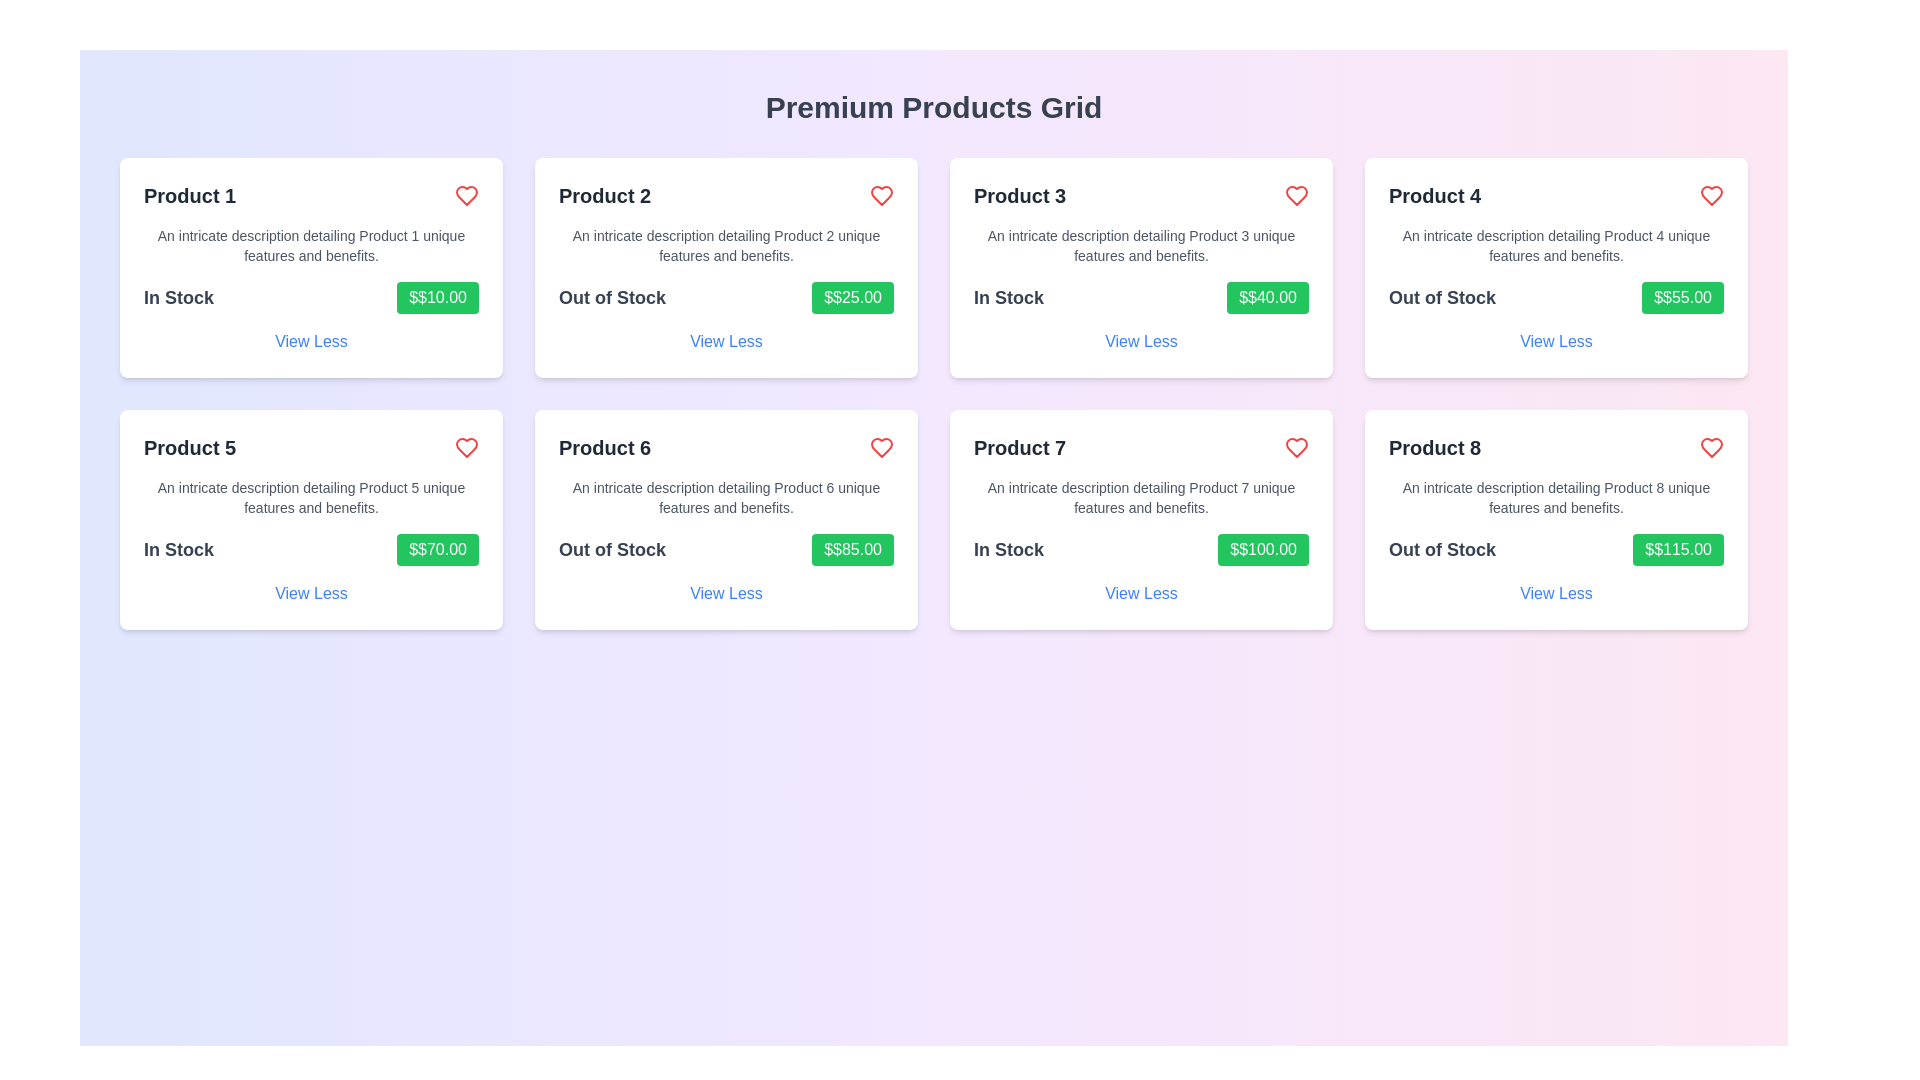 This screenshot has height=1080, width=1920. Describe the element at coordinates (1442, 297) in the screenshot. I see `the 'Out of Stock' text label displayed in bold dark gray on a light background, located in the fourth product card labeled 'Product 4', positioned above the price label ($55.00) and below the brief description` at that location.